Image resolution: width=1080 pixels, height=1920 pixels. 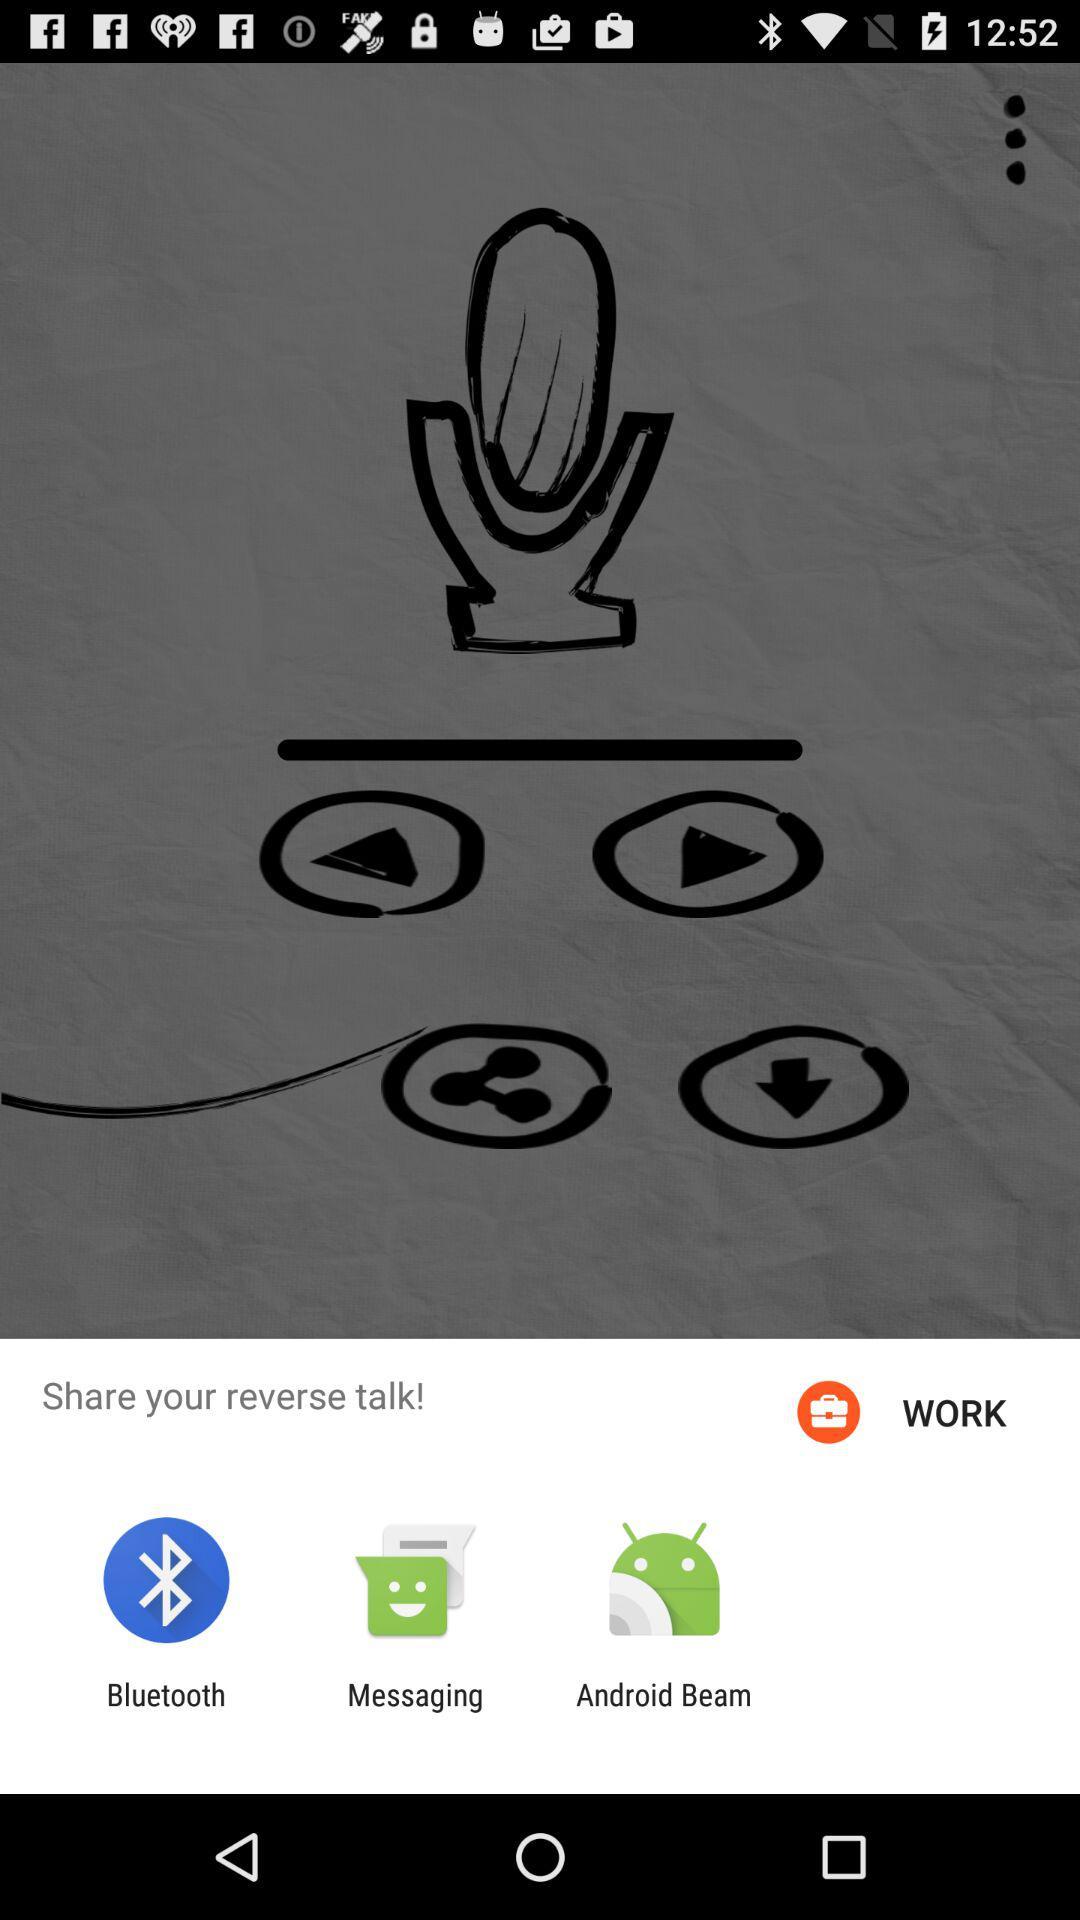 I want to click on messaging, so click(x=414, y=1711).